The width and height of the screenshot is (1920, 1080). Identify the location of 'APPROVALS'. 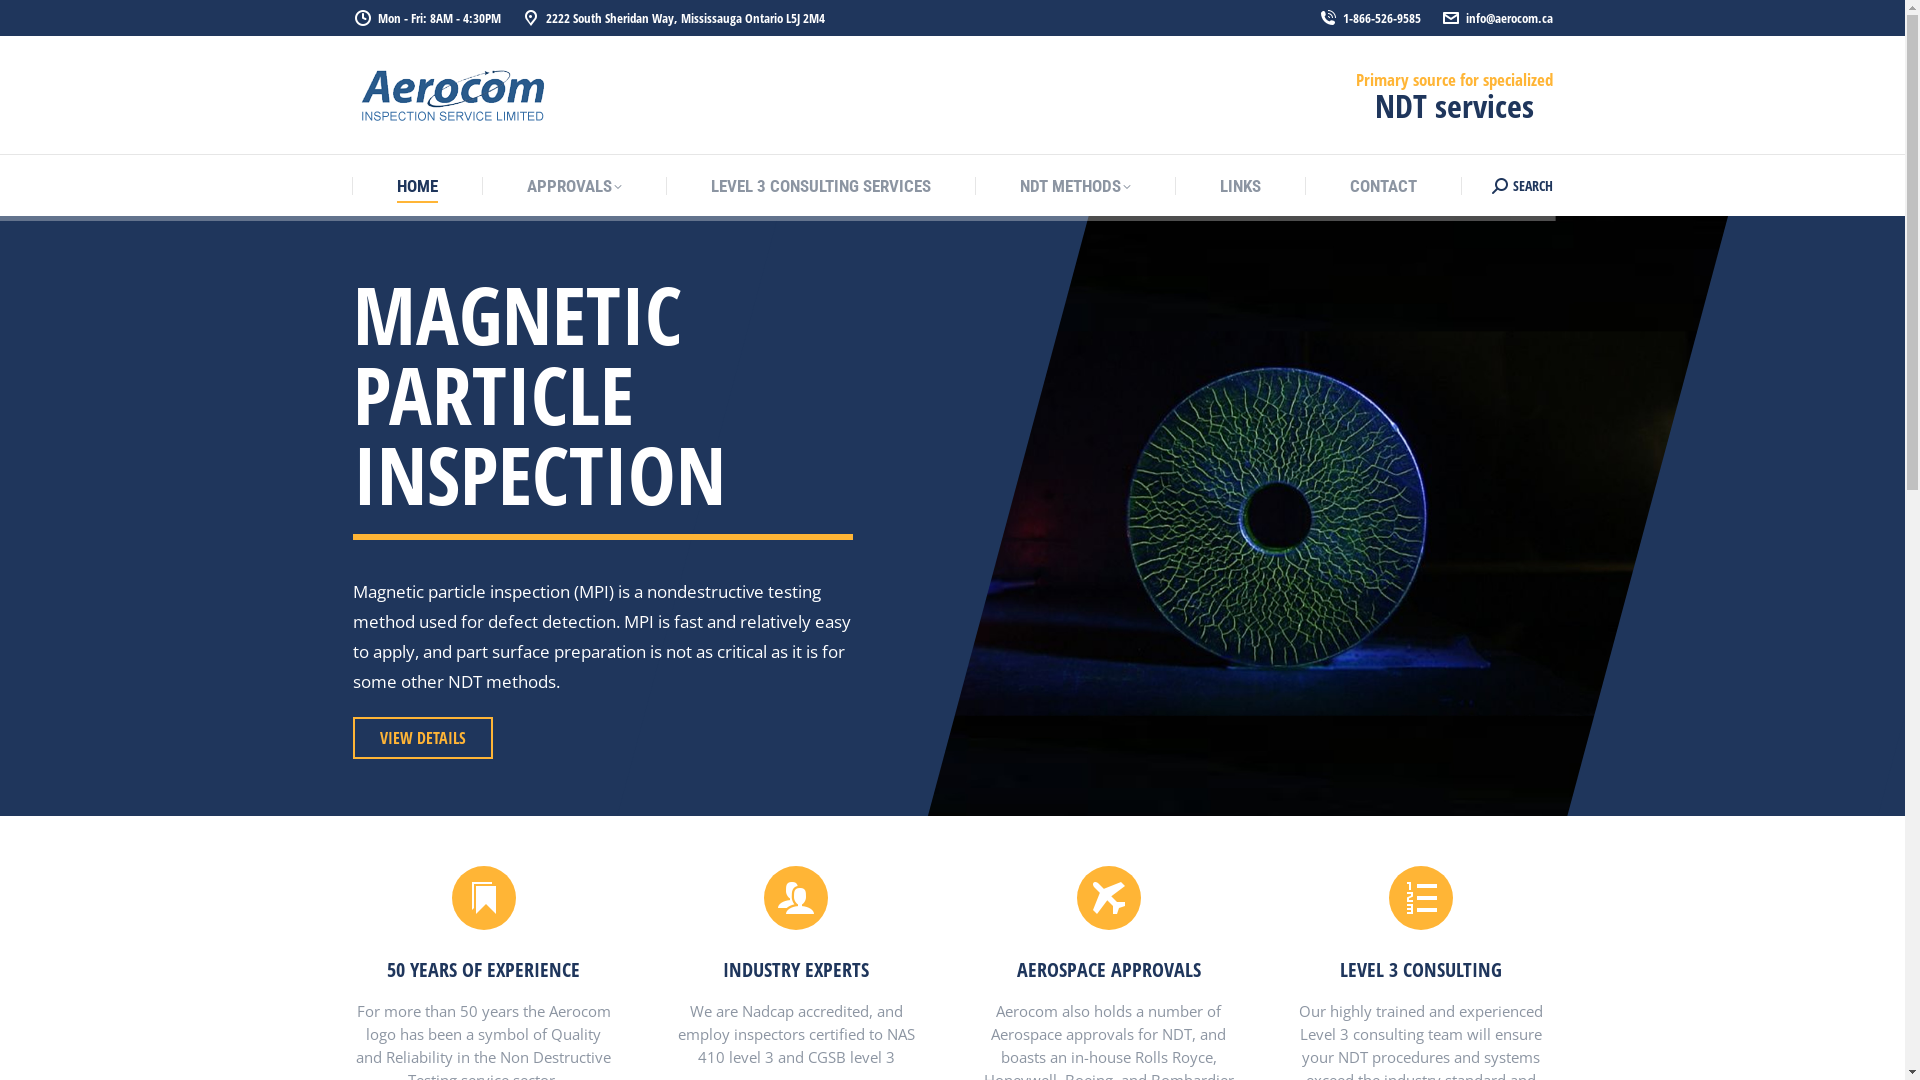
(573, 186).